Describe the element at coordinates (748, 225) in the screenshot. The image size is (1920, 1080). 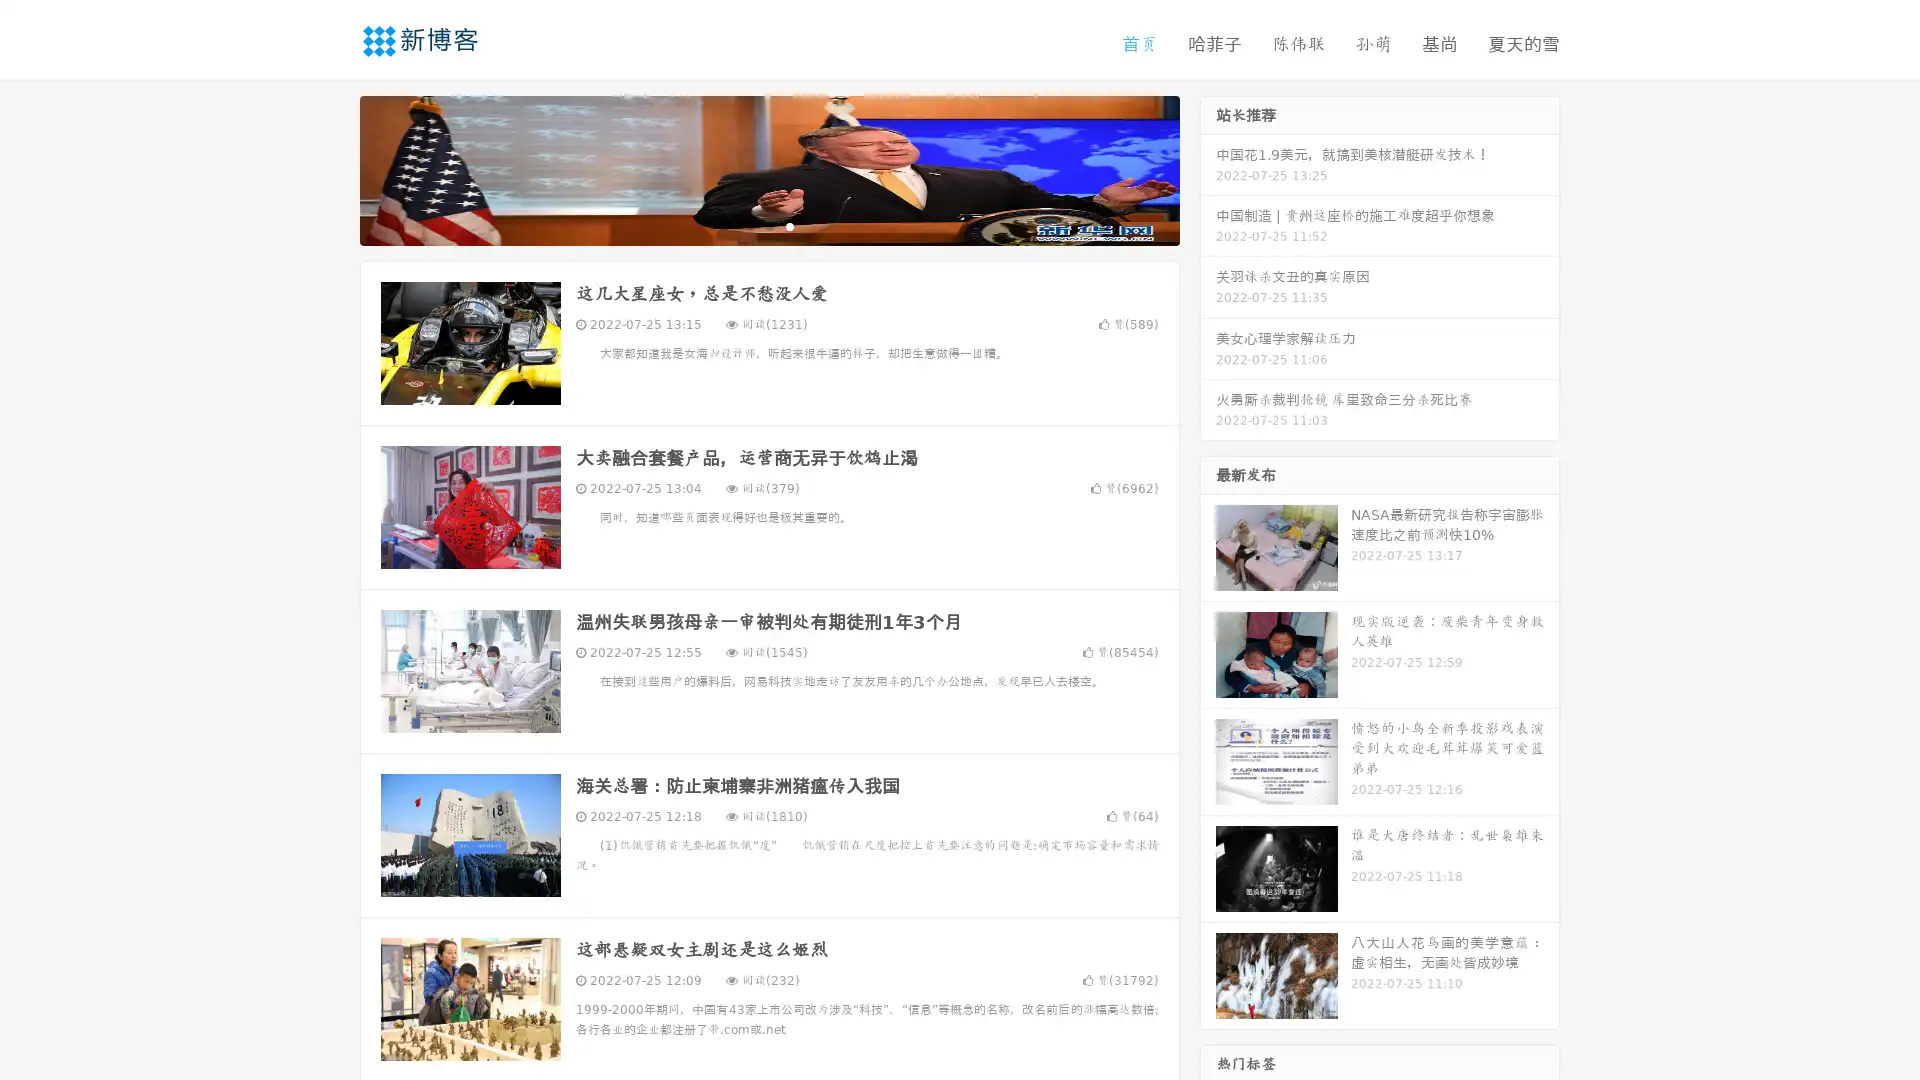
I see `Go to slide 1` at that location.